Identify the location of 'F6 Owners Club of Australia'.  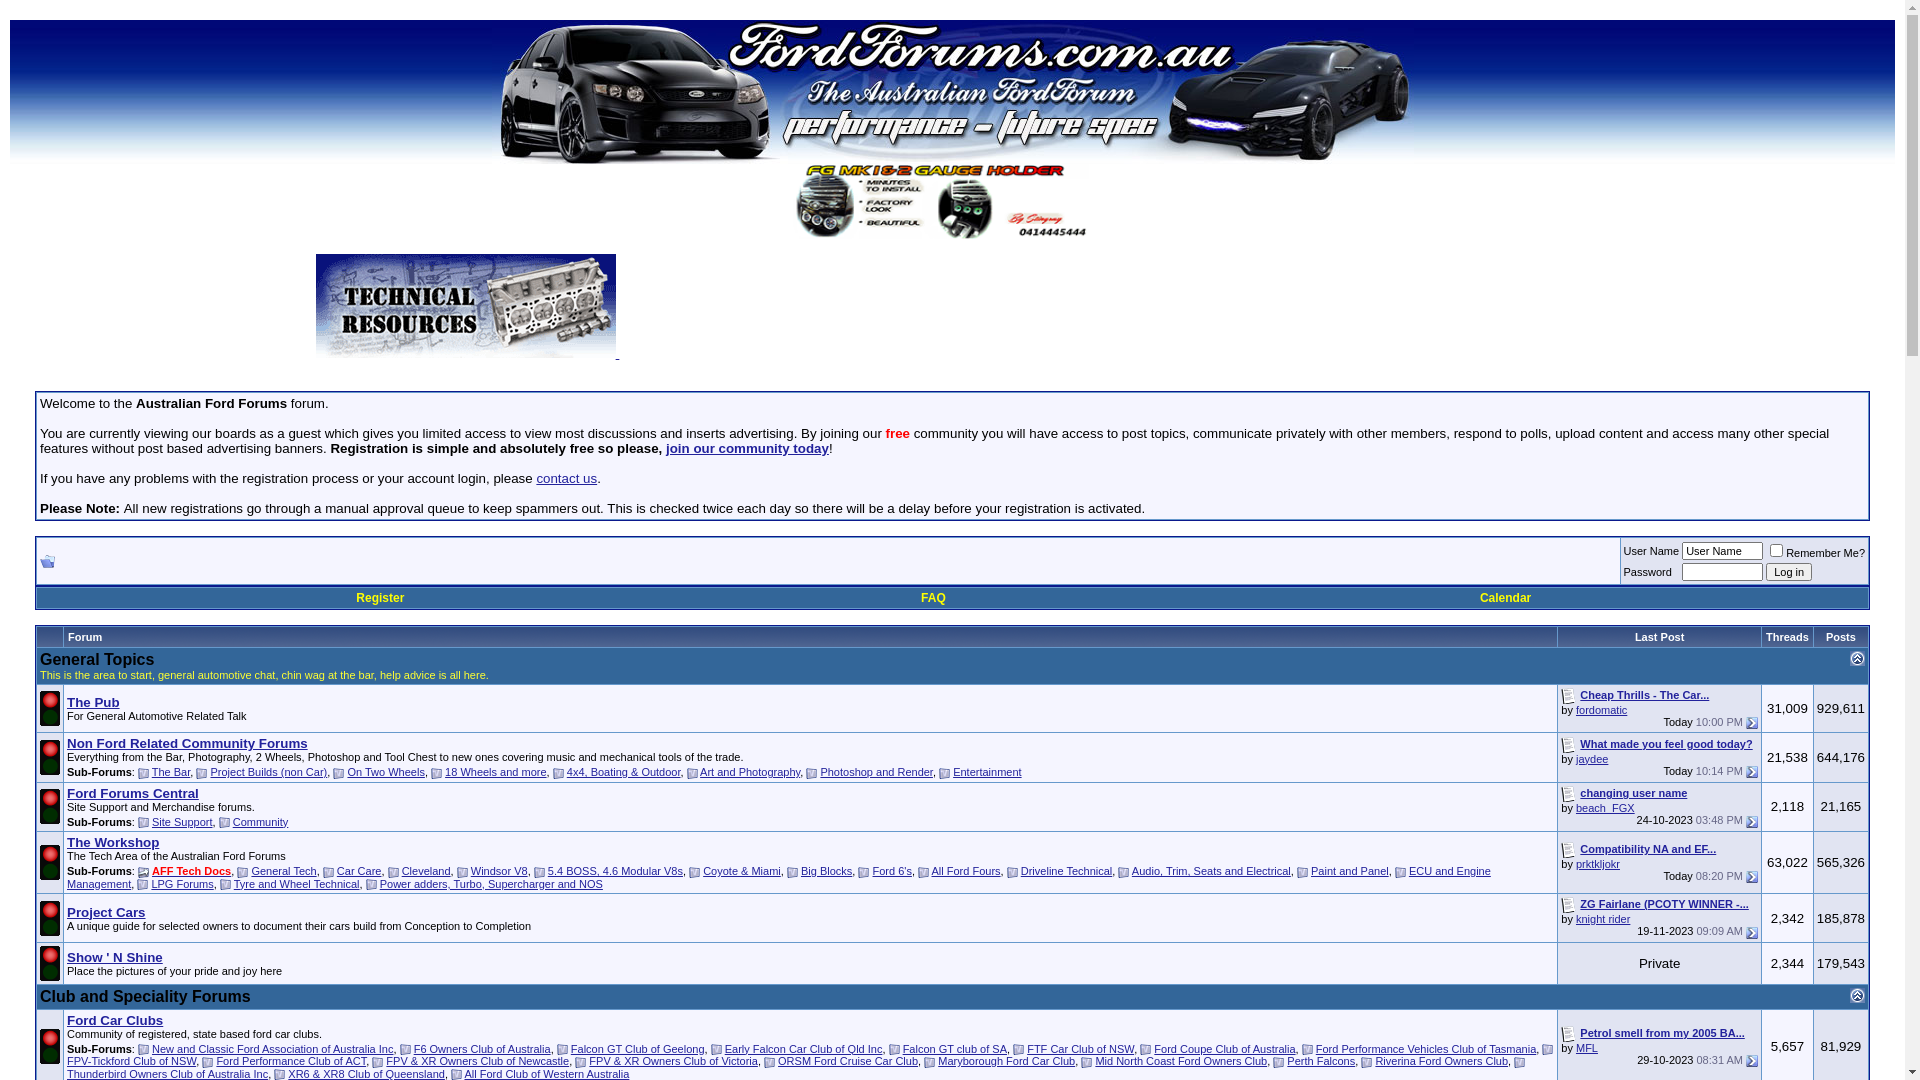
(482, 1048).